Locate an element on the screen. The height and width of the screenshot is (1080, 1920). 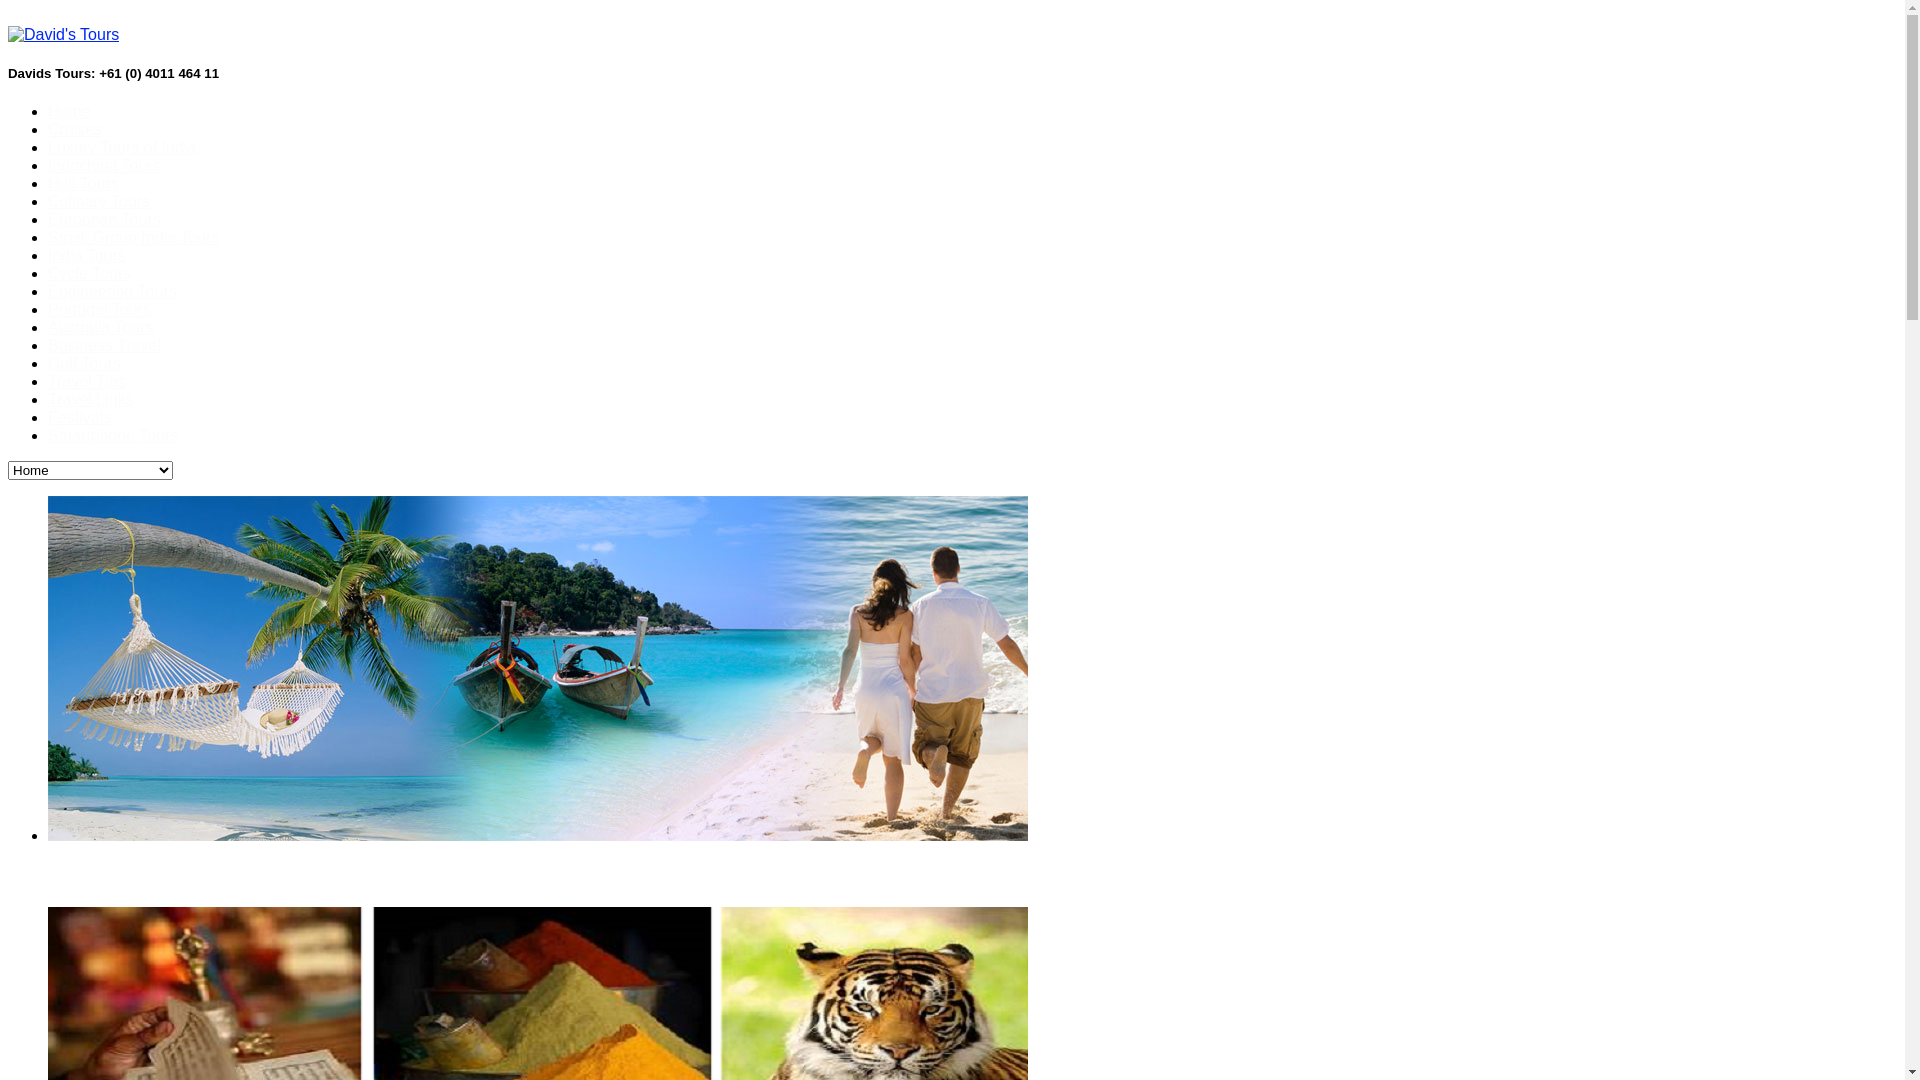
'European Tours' is located at coordinates (48, 219).